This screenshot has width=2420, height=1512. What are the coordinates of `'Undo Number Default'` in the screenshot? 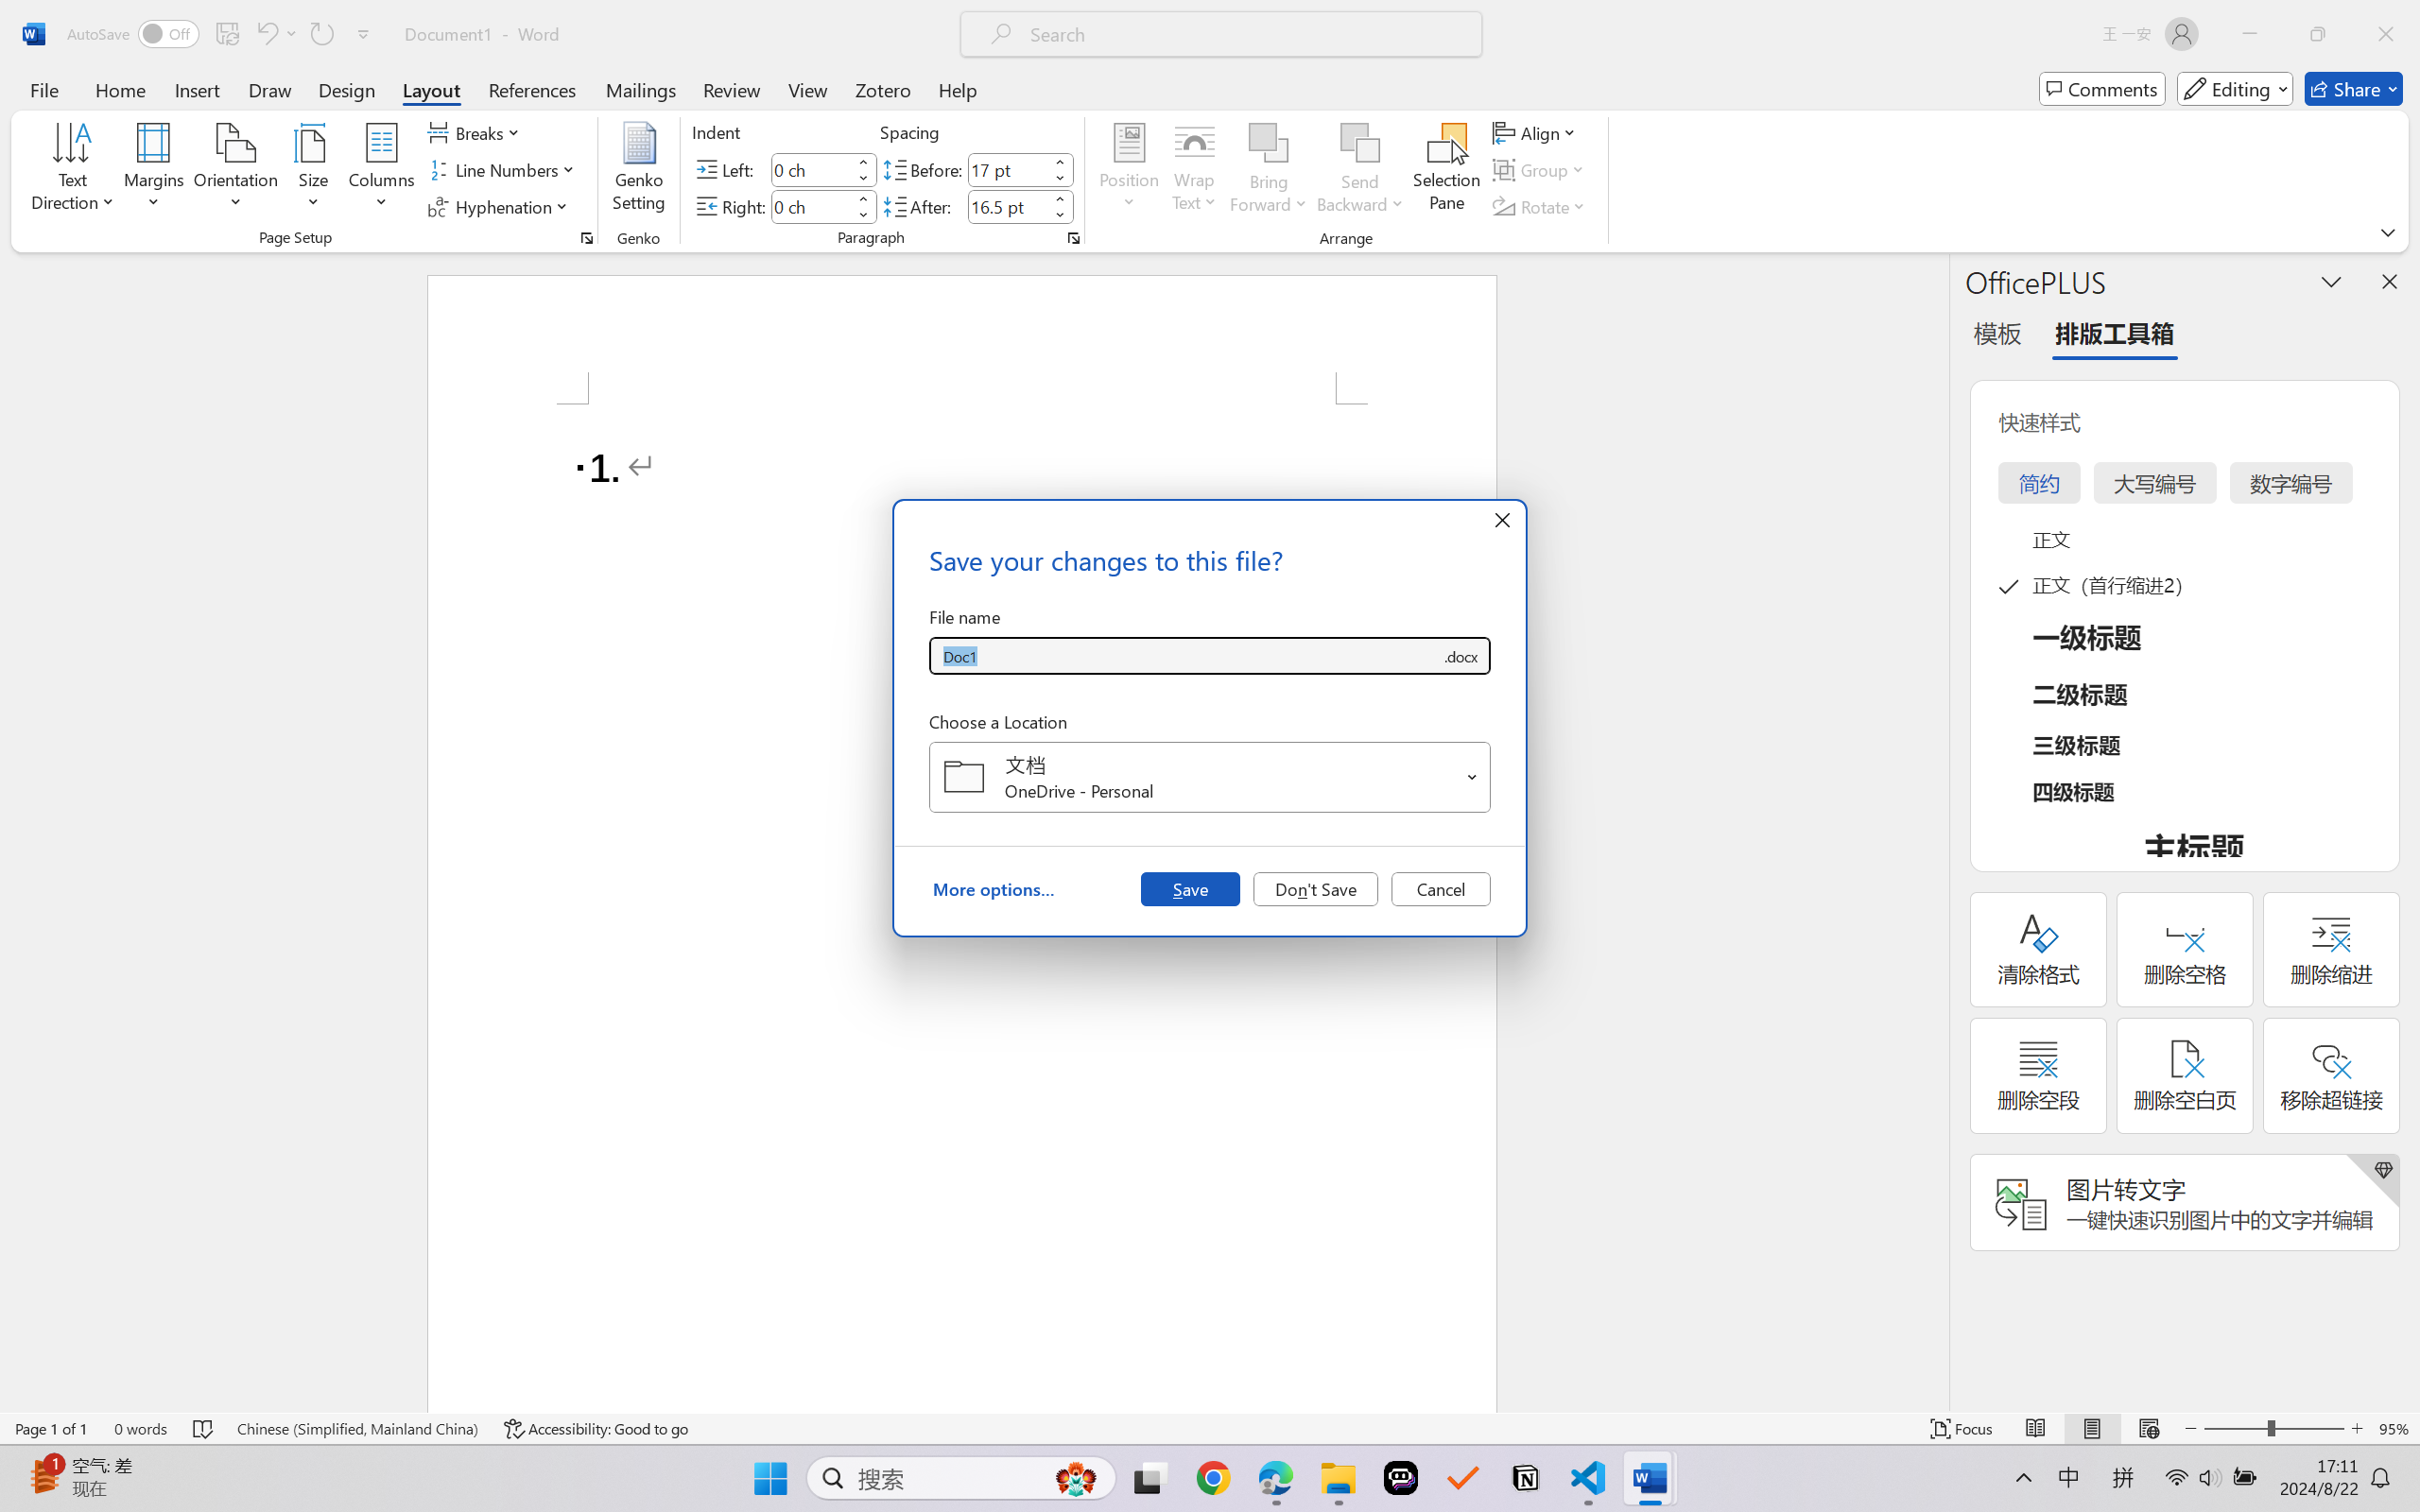 It's located at (265, 33).